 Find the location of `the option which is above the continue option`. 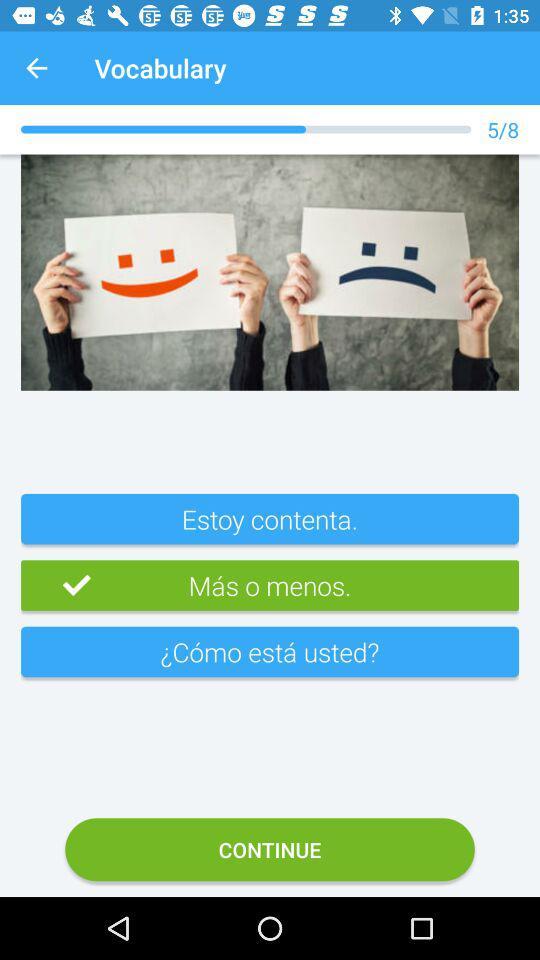

the option which is above the continue option is located at coordinates (270, 659).